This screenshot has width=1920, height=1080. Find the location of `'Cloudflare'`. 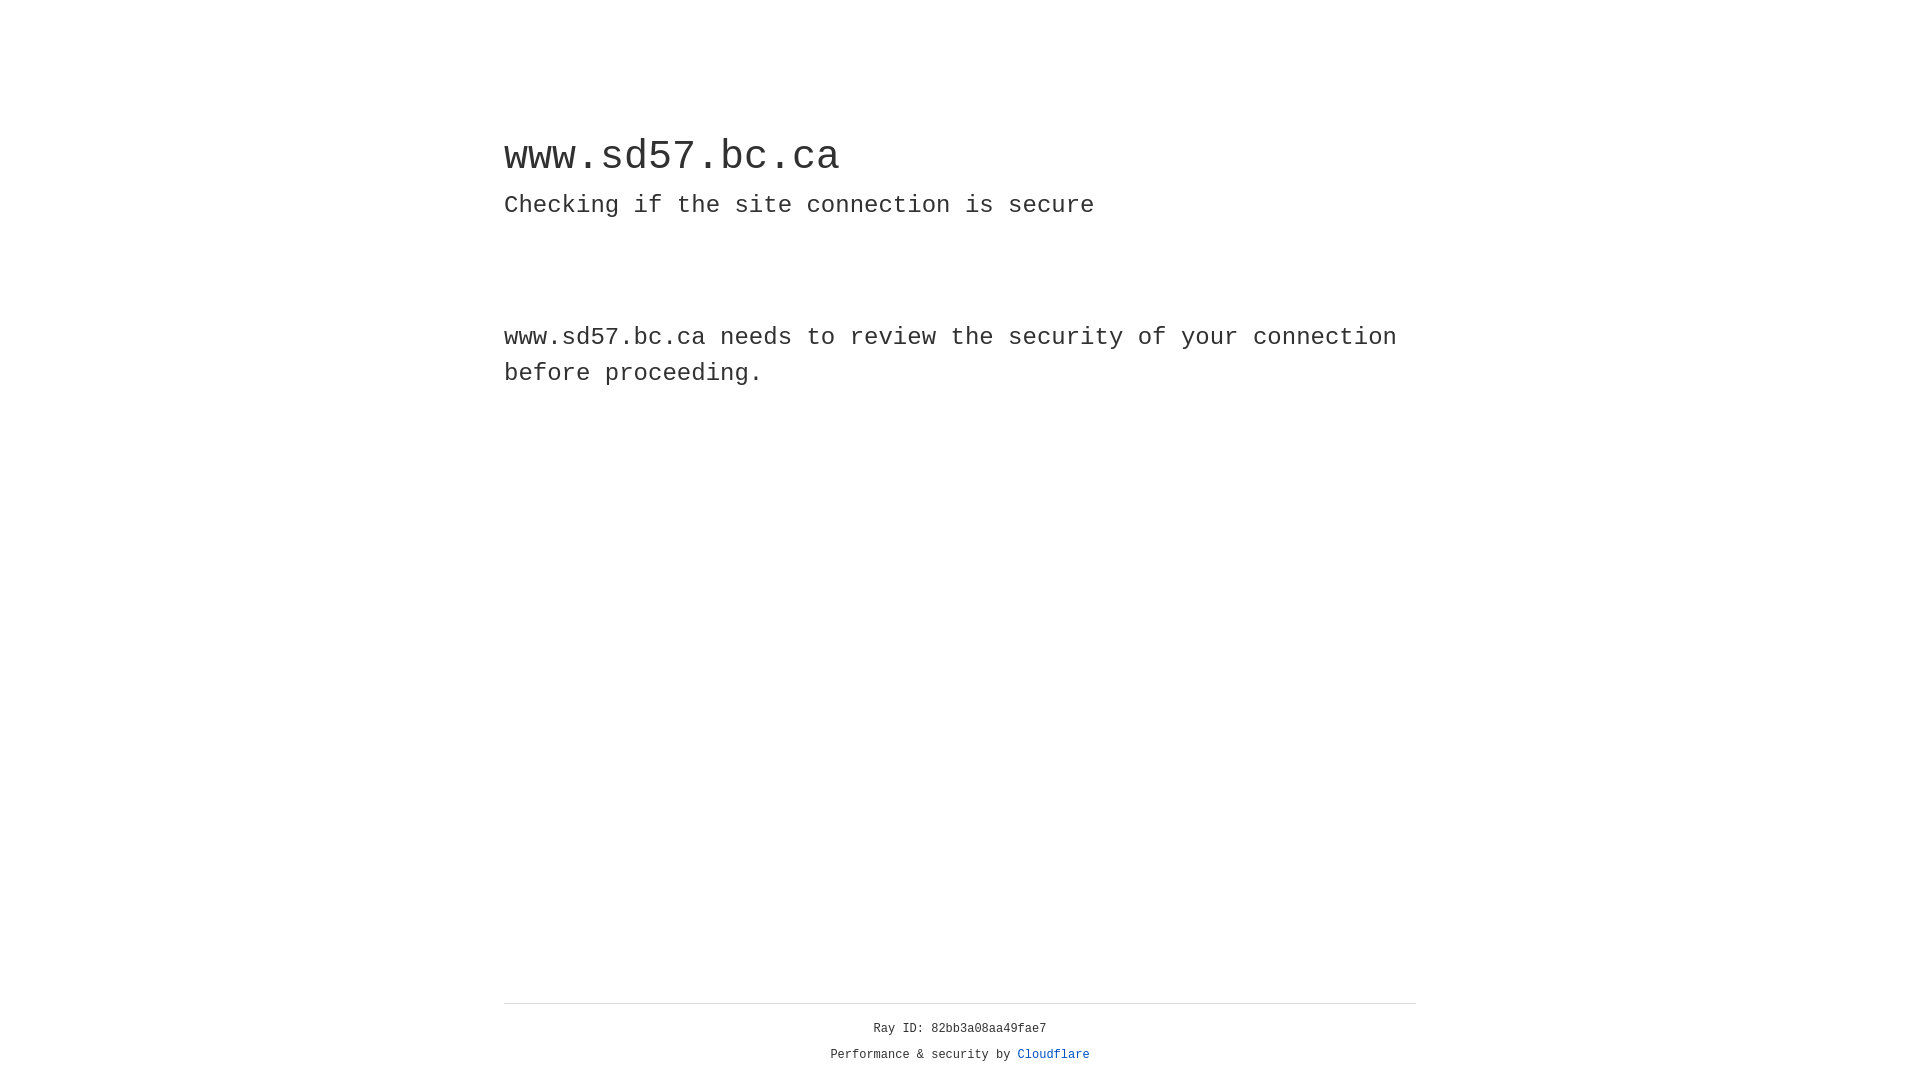

'Cloudflare' is located at coordinates (1053, 1054).